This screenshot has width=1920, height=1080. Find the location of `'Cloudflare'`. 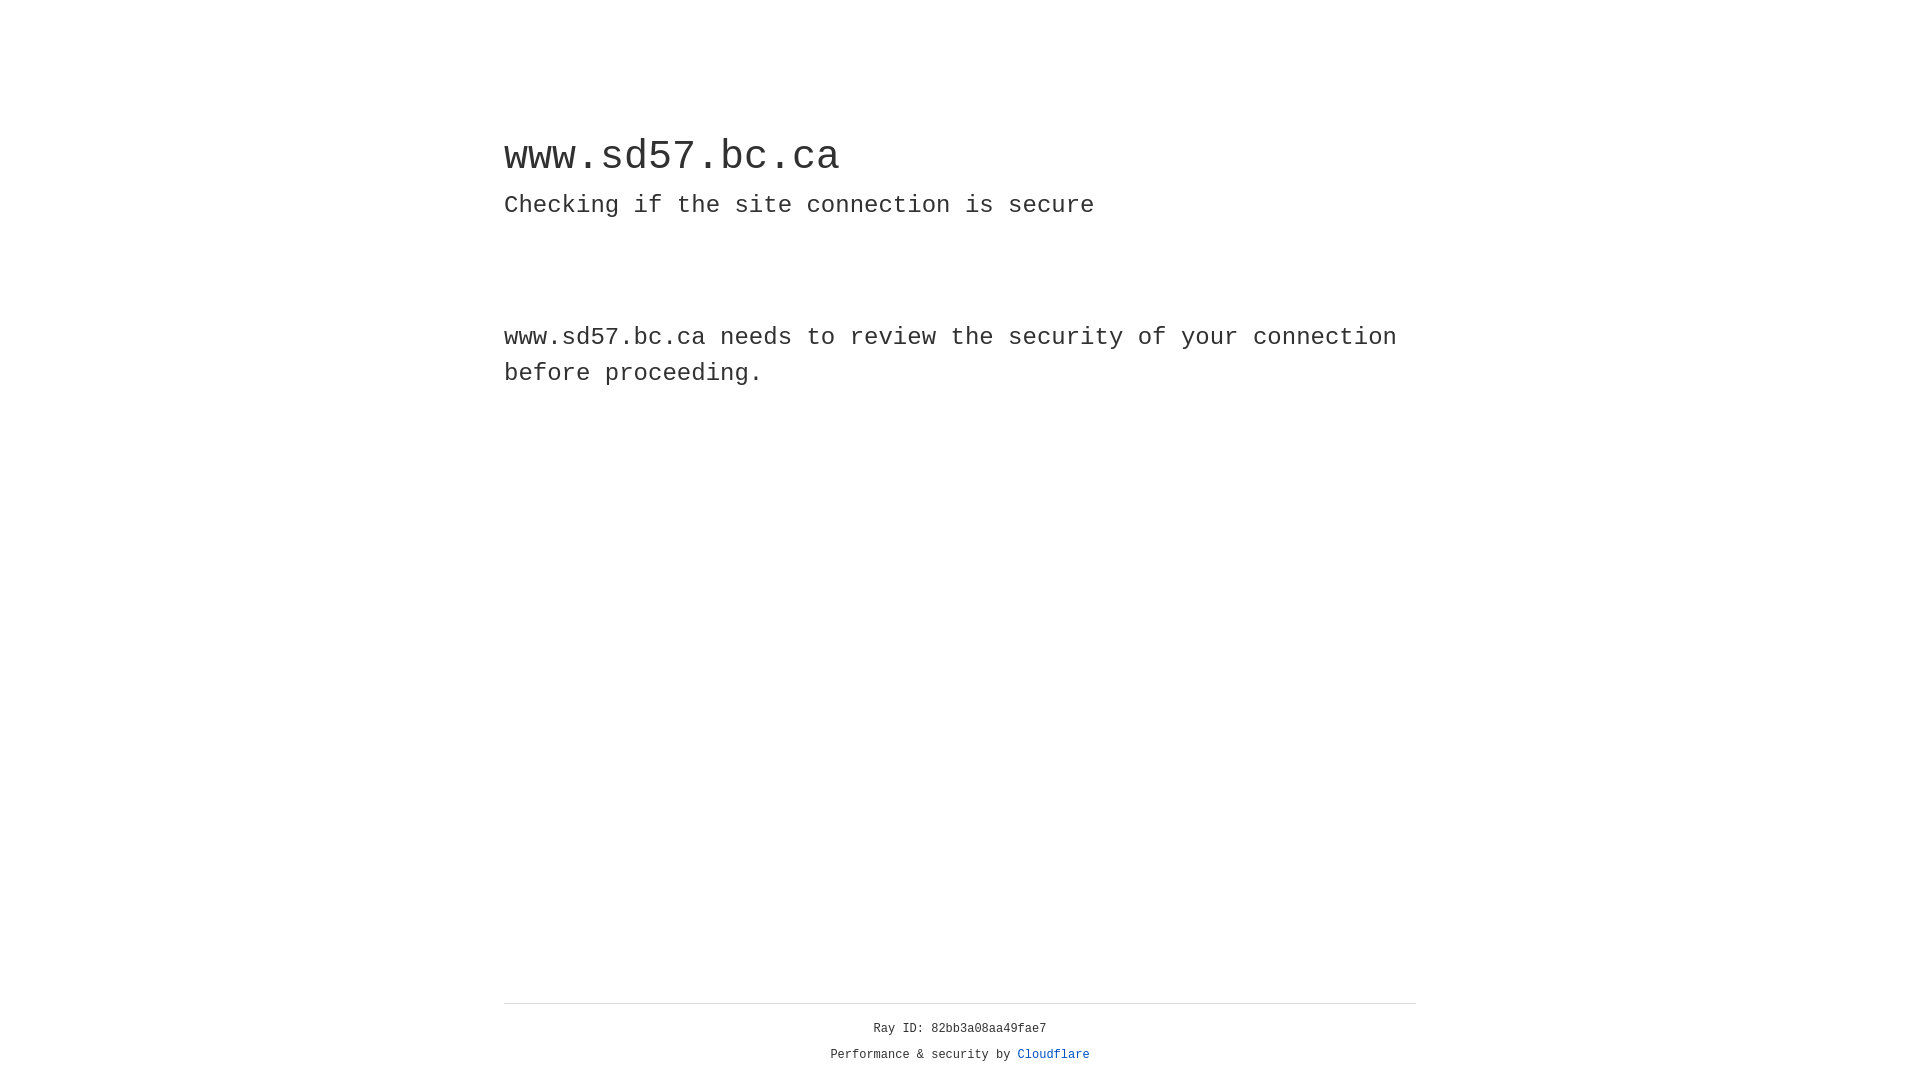

'Cloudflare' is located at coordinates (1053, 1054).